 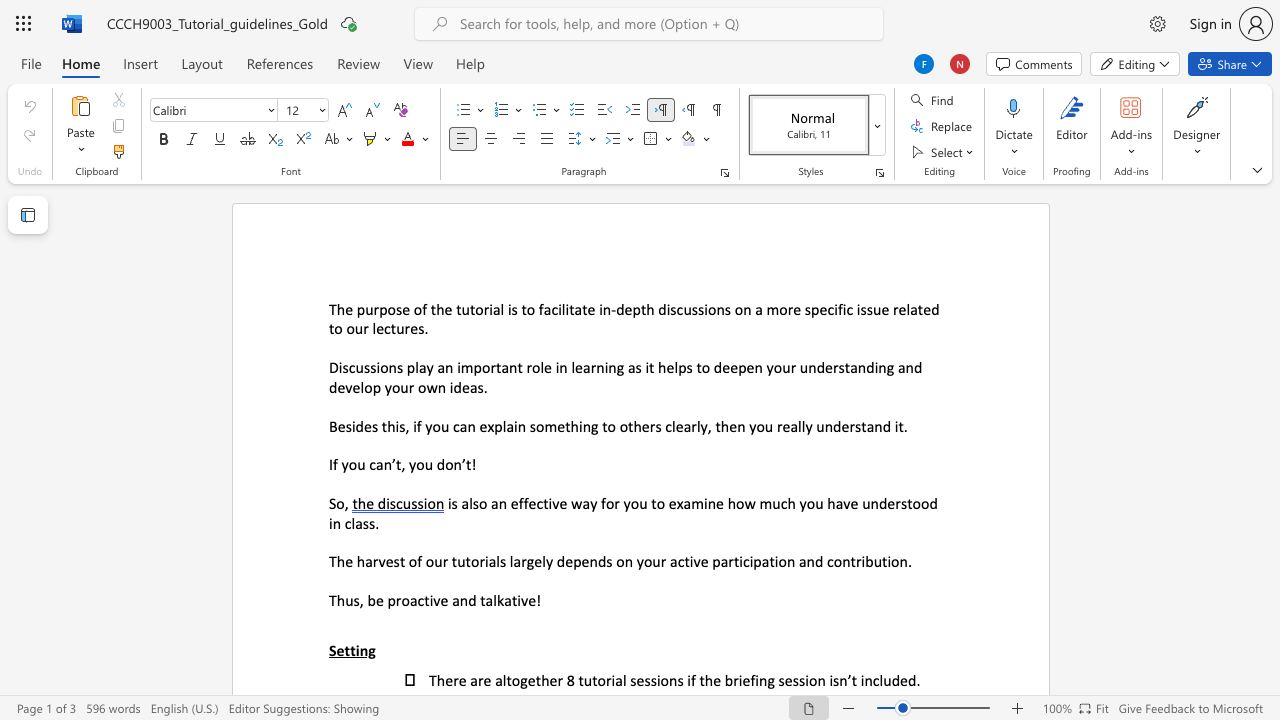 I want to click on the 2th character "d" in the text, so click(x=911, y=679).